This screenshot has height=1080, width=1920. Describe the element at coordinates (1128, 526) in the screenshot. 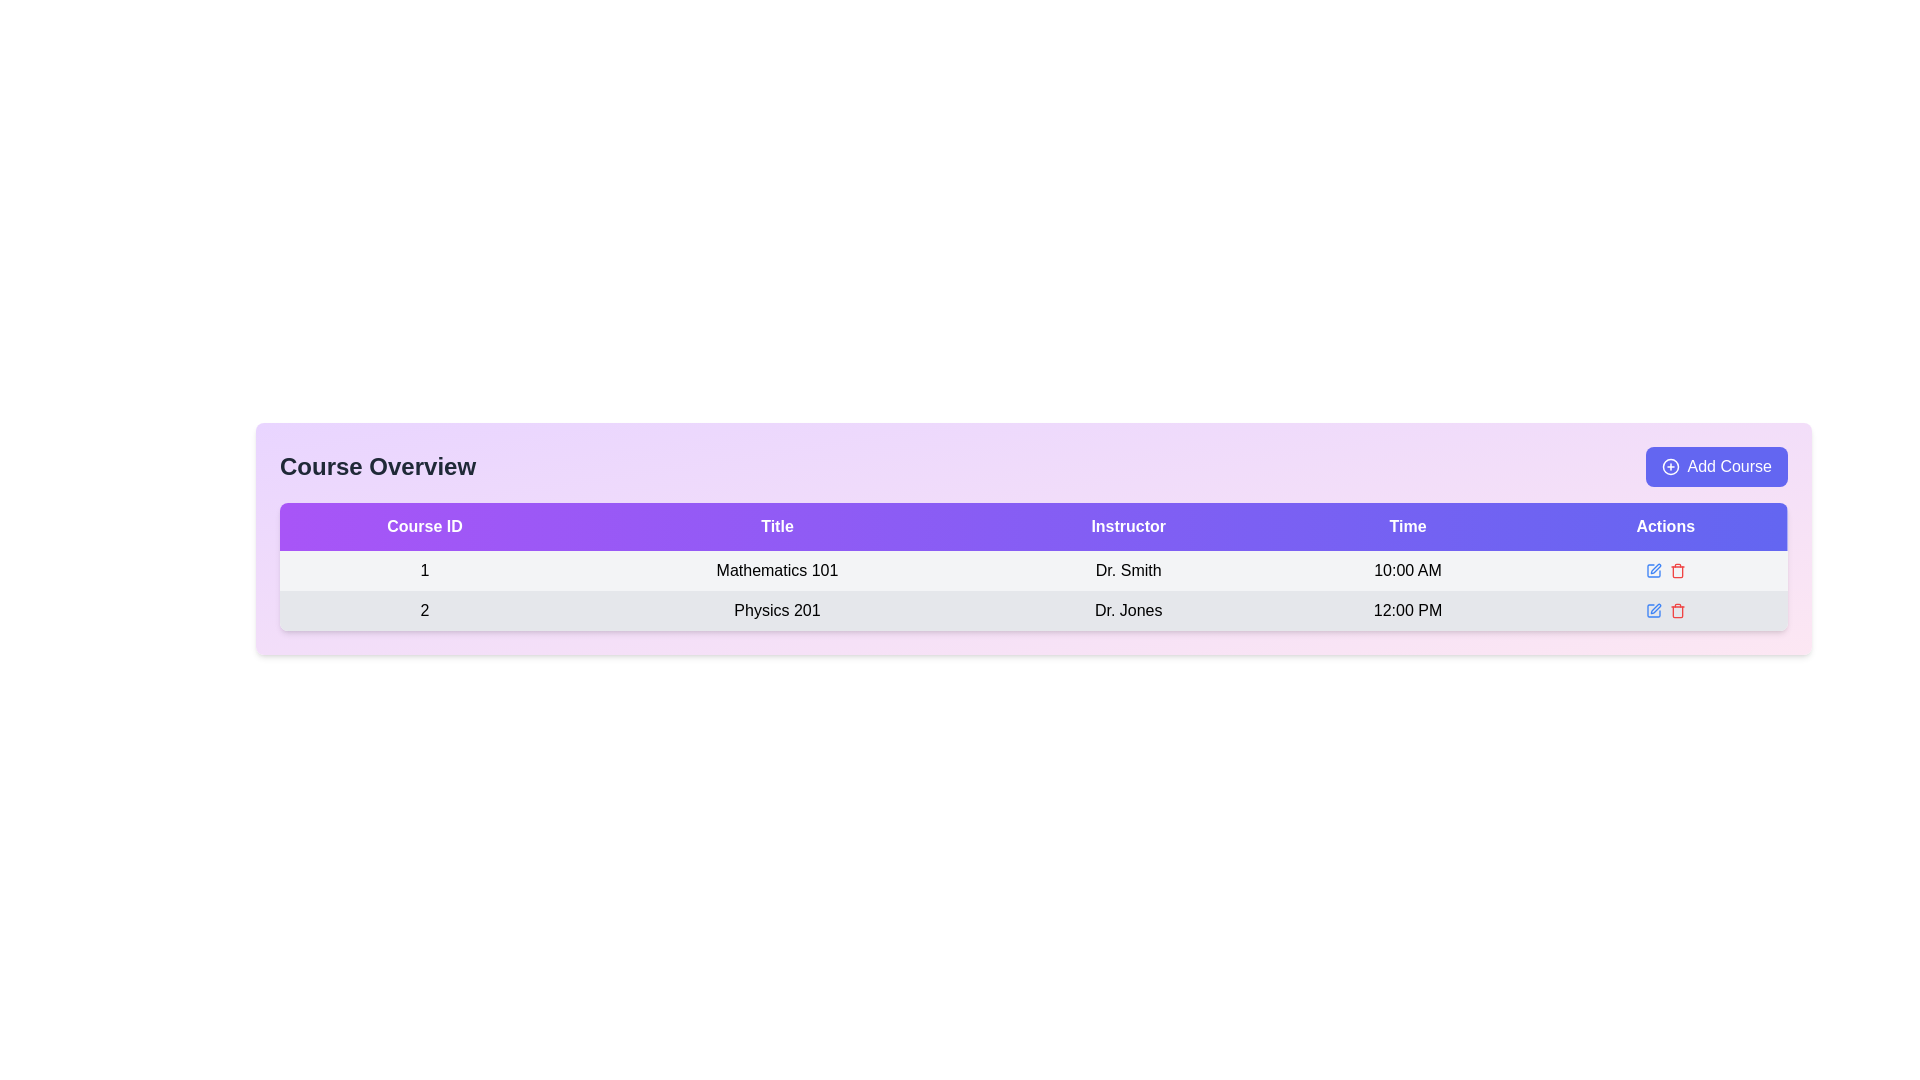

I see `the 'Instructor' text label, which is displayed in white text on a purple rectangular background, located in the third column of the header row` at that location.